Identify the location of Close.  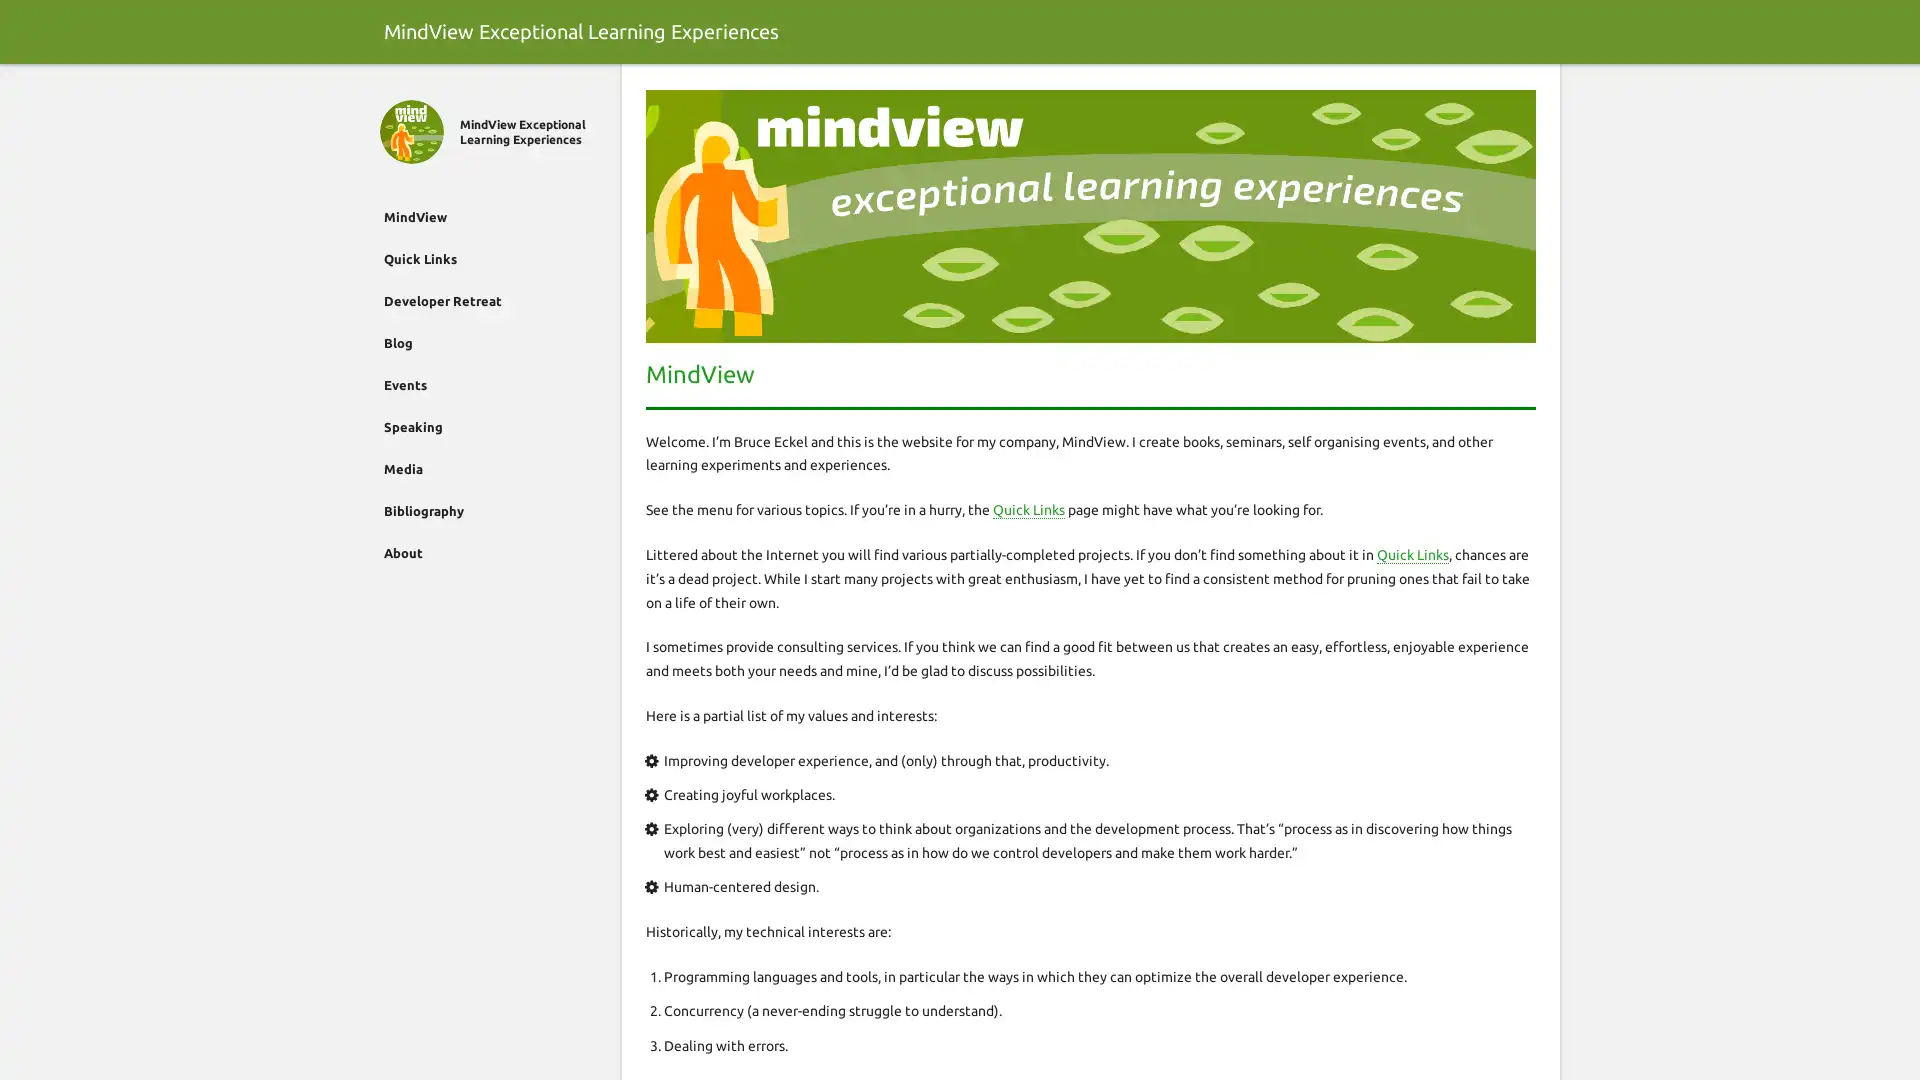
(392, 87).